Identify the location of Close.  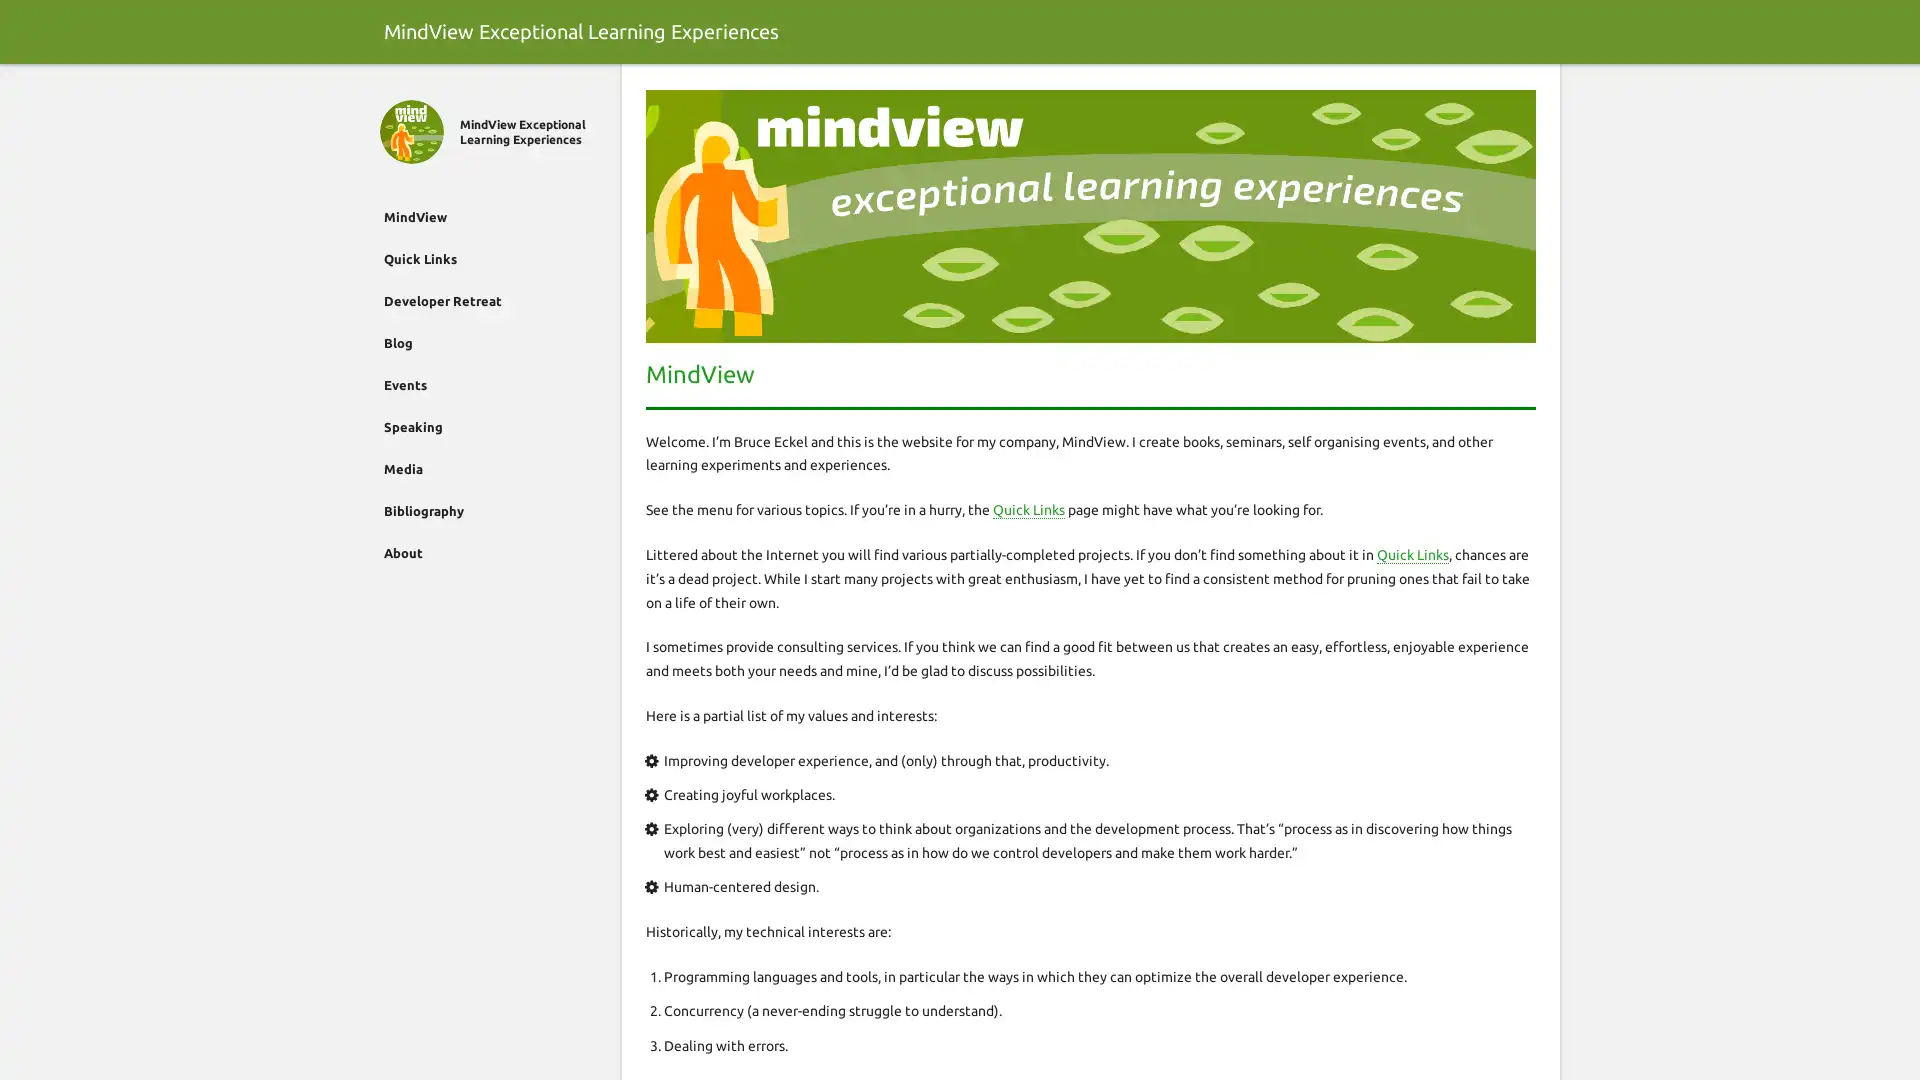
(392, 87).